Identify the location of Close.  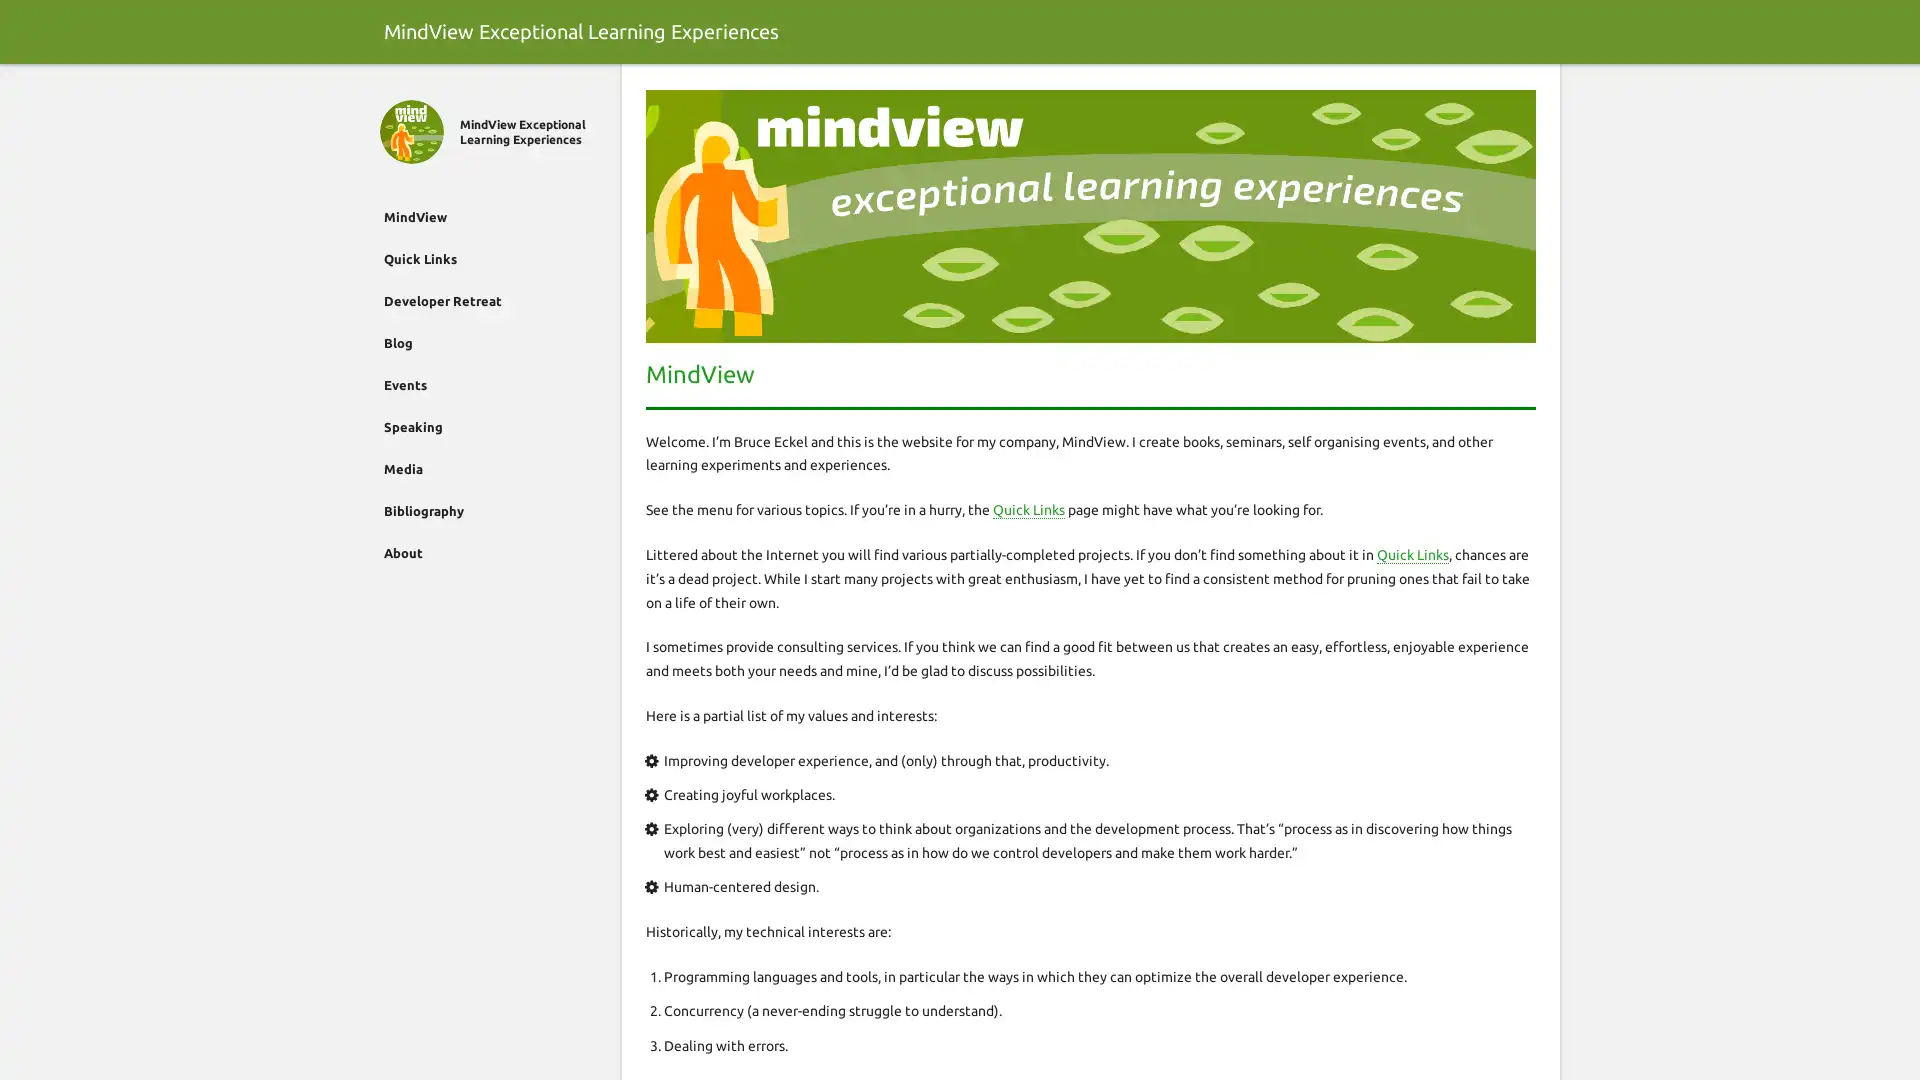
(392, 87).